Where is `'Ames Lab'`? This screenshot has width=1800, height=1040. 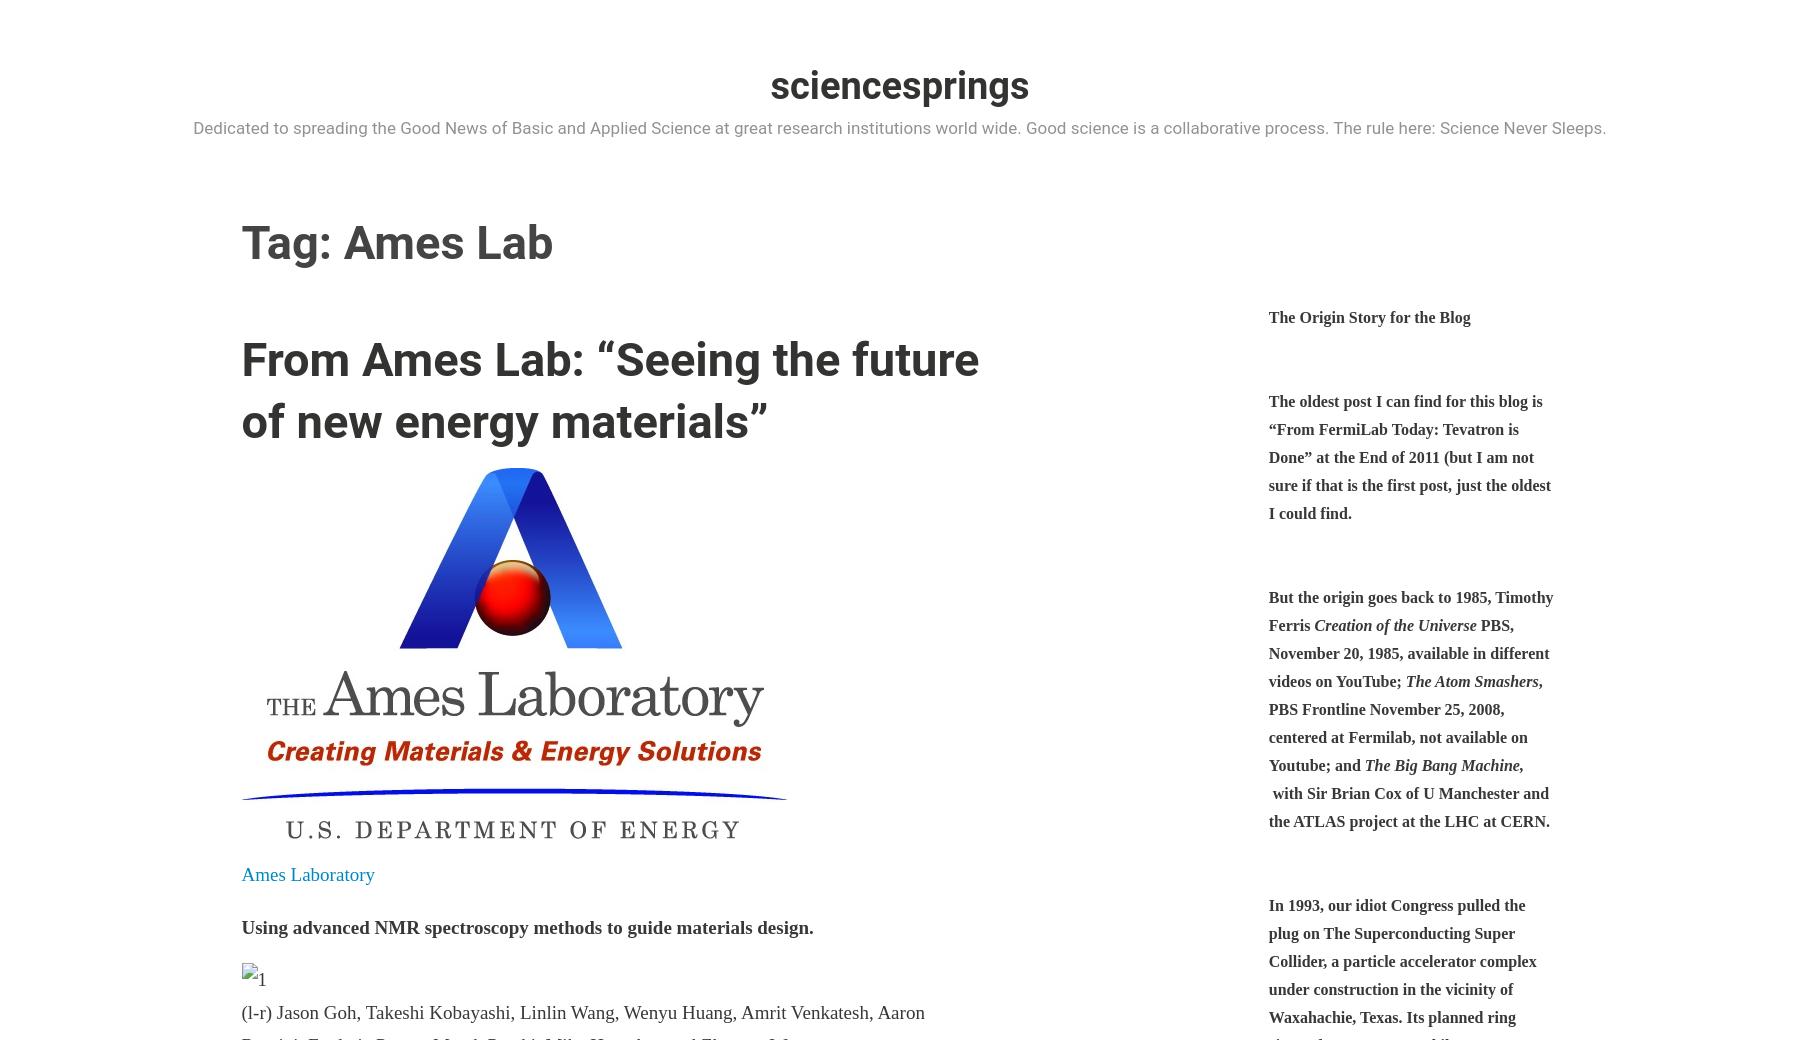
'Ames Lab' is located at coordinates (448, 242).